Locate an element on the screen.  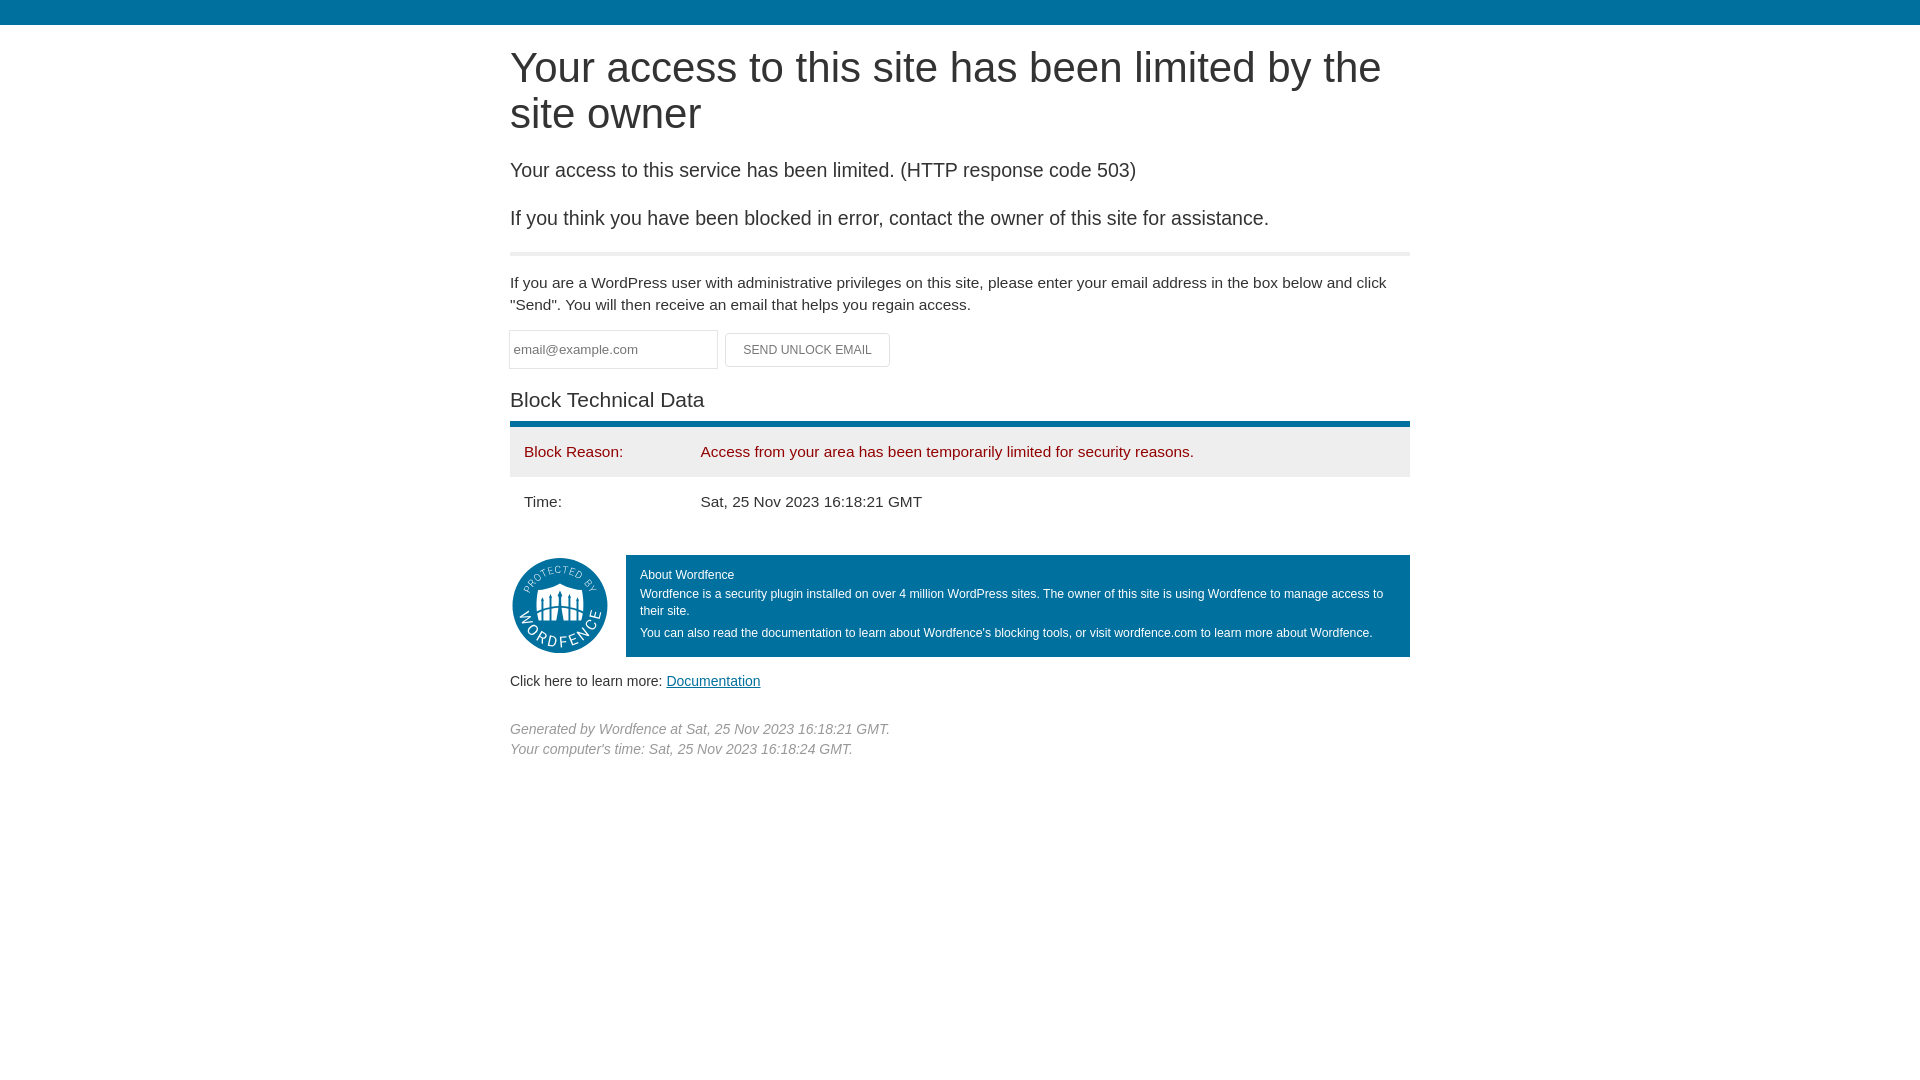
'Documentation' is located at coordinates (713, 680).